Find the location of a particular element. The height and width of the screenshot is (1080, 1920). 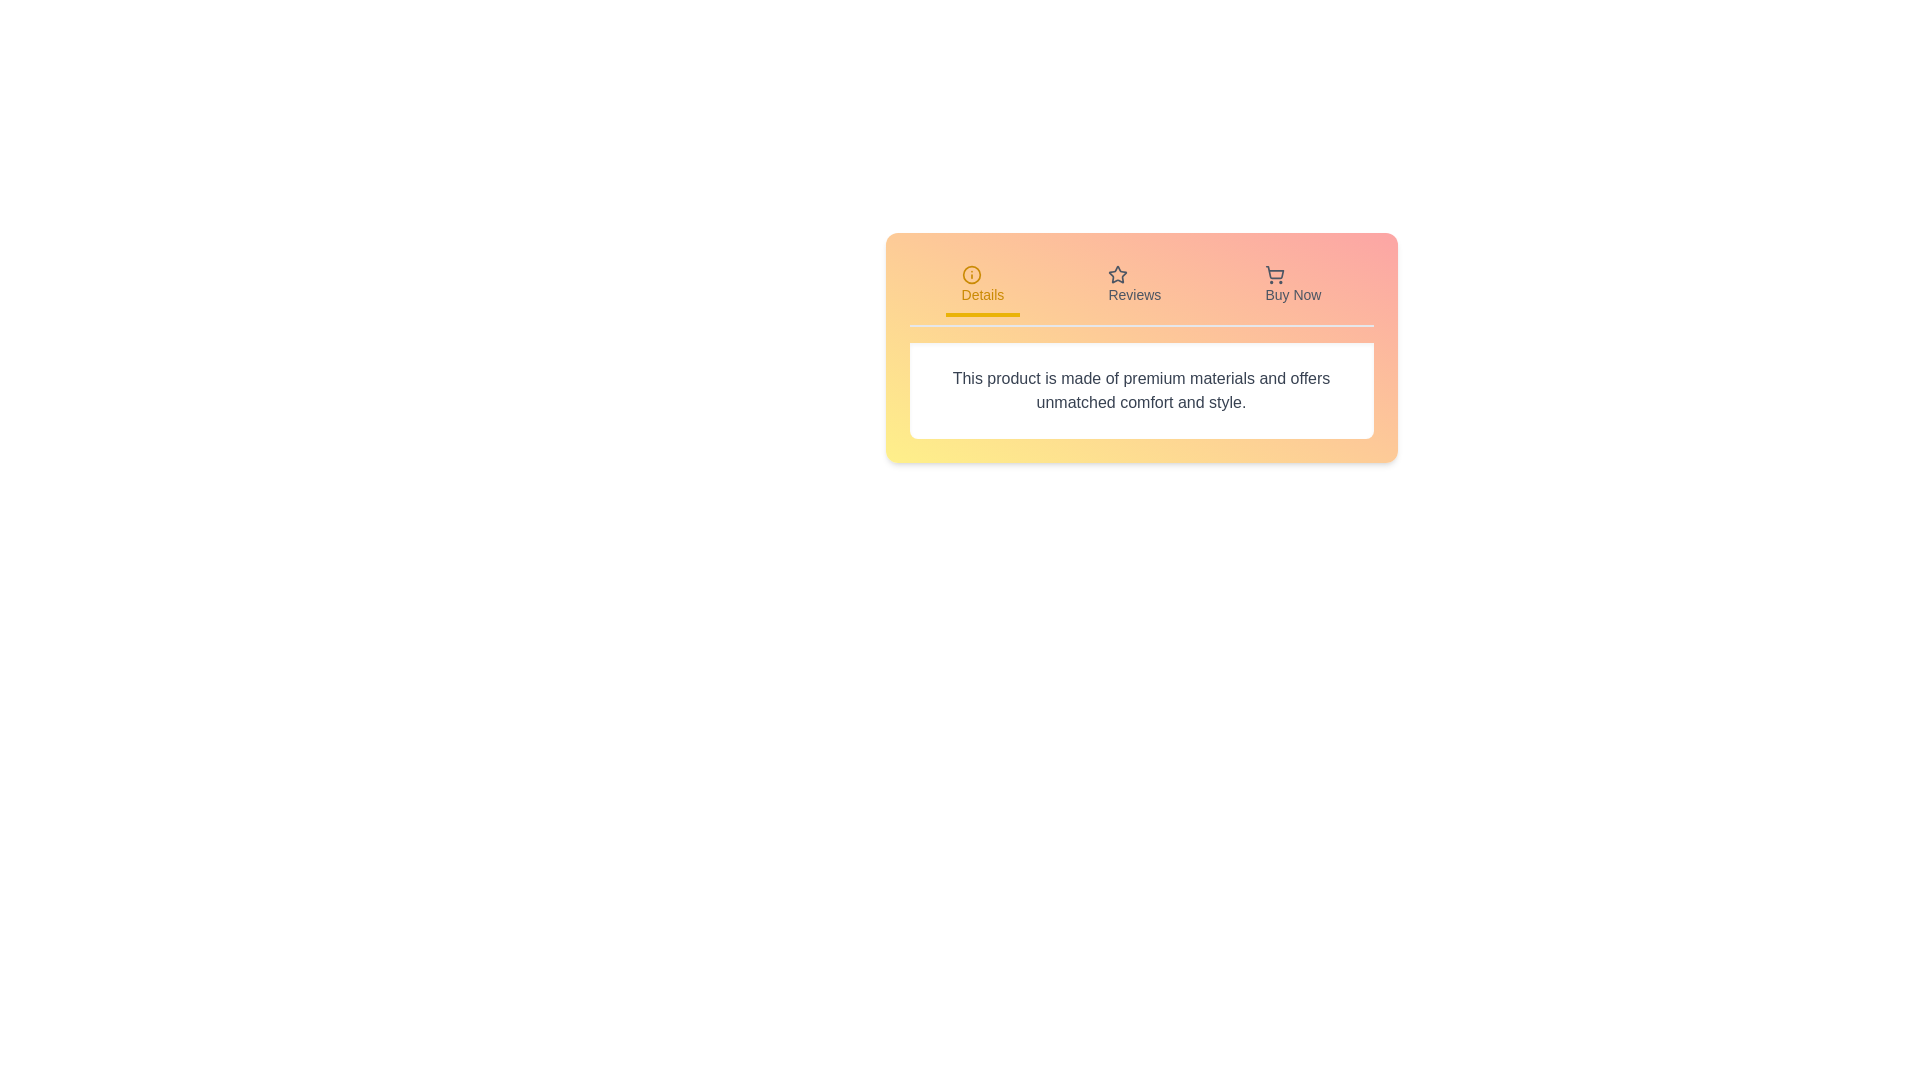

the Buy Now tab to observe its hover effect is located at coordinates (1293, 286).